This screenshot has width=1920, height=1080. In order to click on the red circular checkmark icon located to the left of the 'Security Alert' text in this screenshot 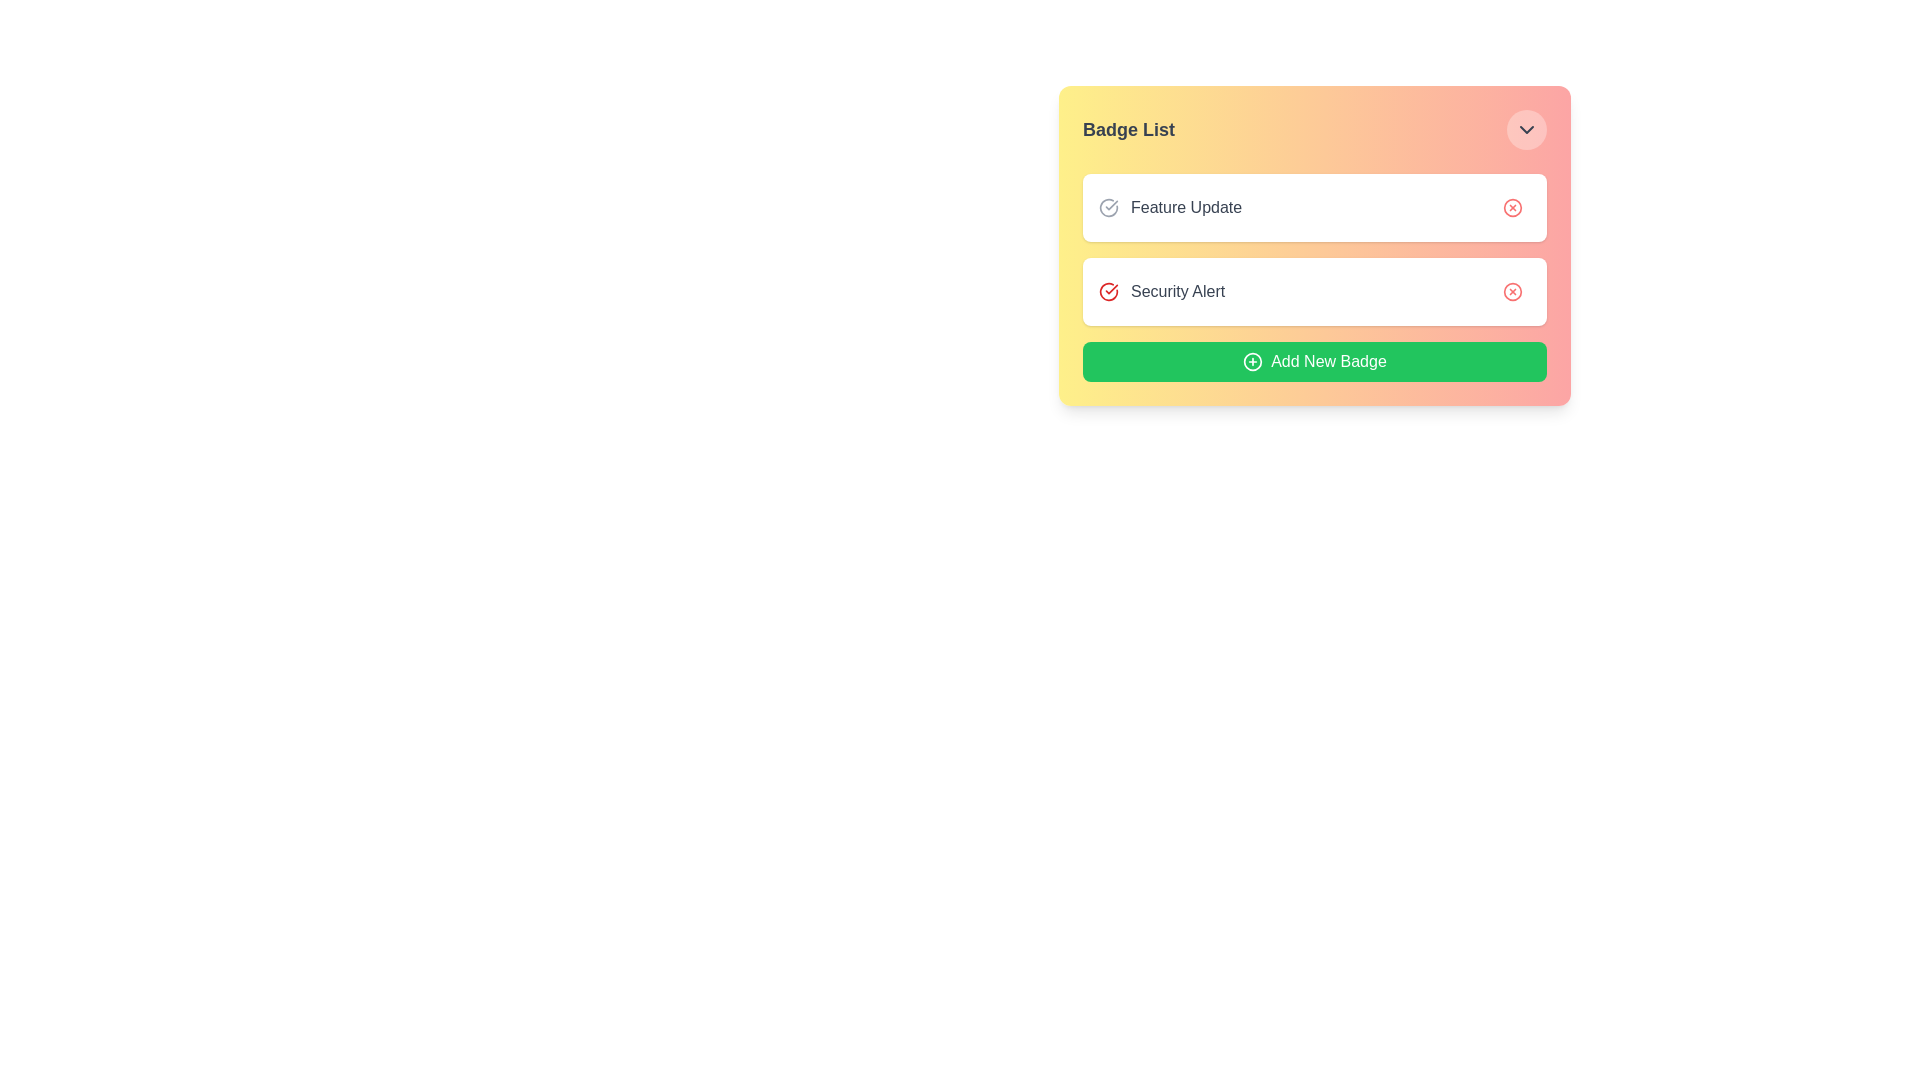, I will do `click(1107, 292)`.